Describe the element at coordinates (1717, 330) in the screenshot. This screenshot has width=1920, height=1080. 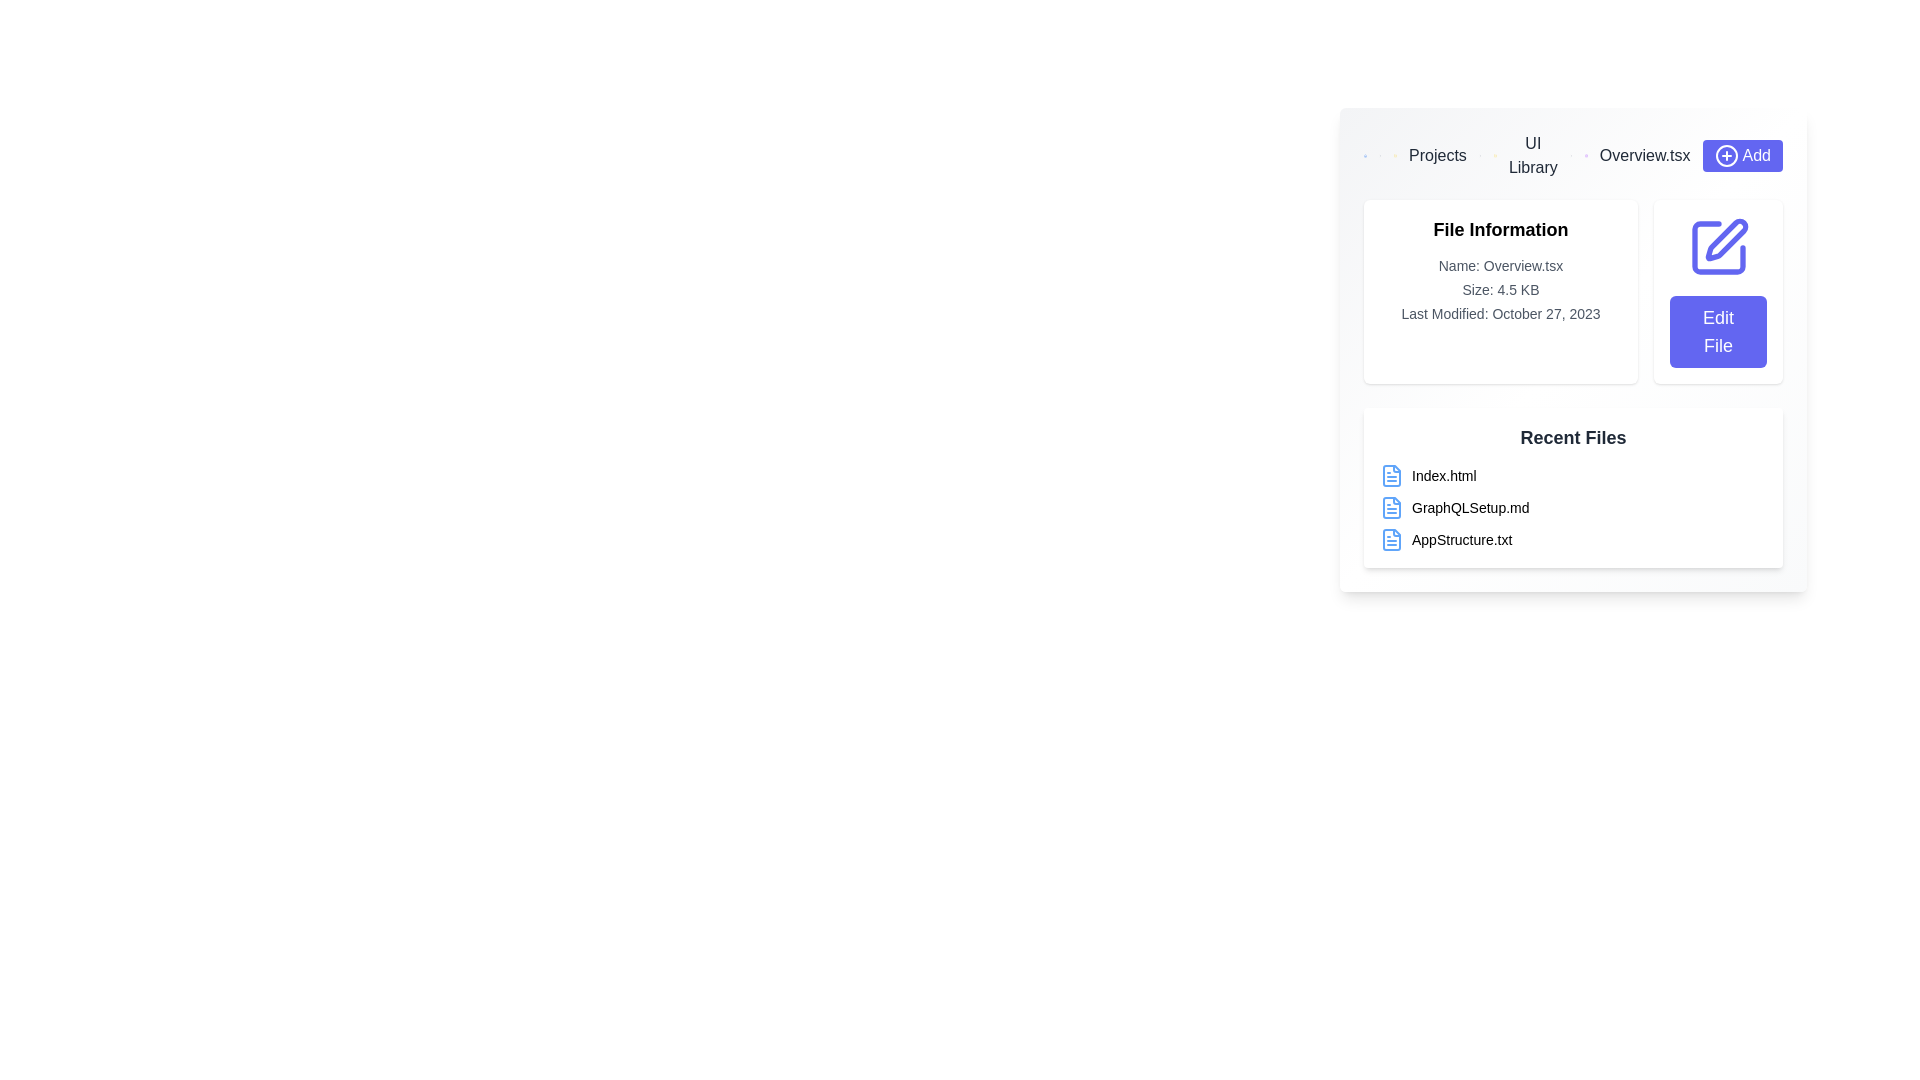
I see `the edit button located at the bottom section of the card with shadow and rounded corners, which opens an editor for modifying the displayed file` at that location.